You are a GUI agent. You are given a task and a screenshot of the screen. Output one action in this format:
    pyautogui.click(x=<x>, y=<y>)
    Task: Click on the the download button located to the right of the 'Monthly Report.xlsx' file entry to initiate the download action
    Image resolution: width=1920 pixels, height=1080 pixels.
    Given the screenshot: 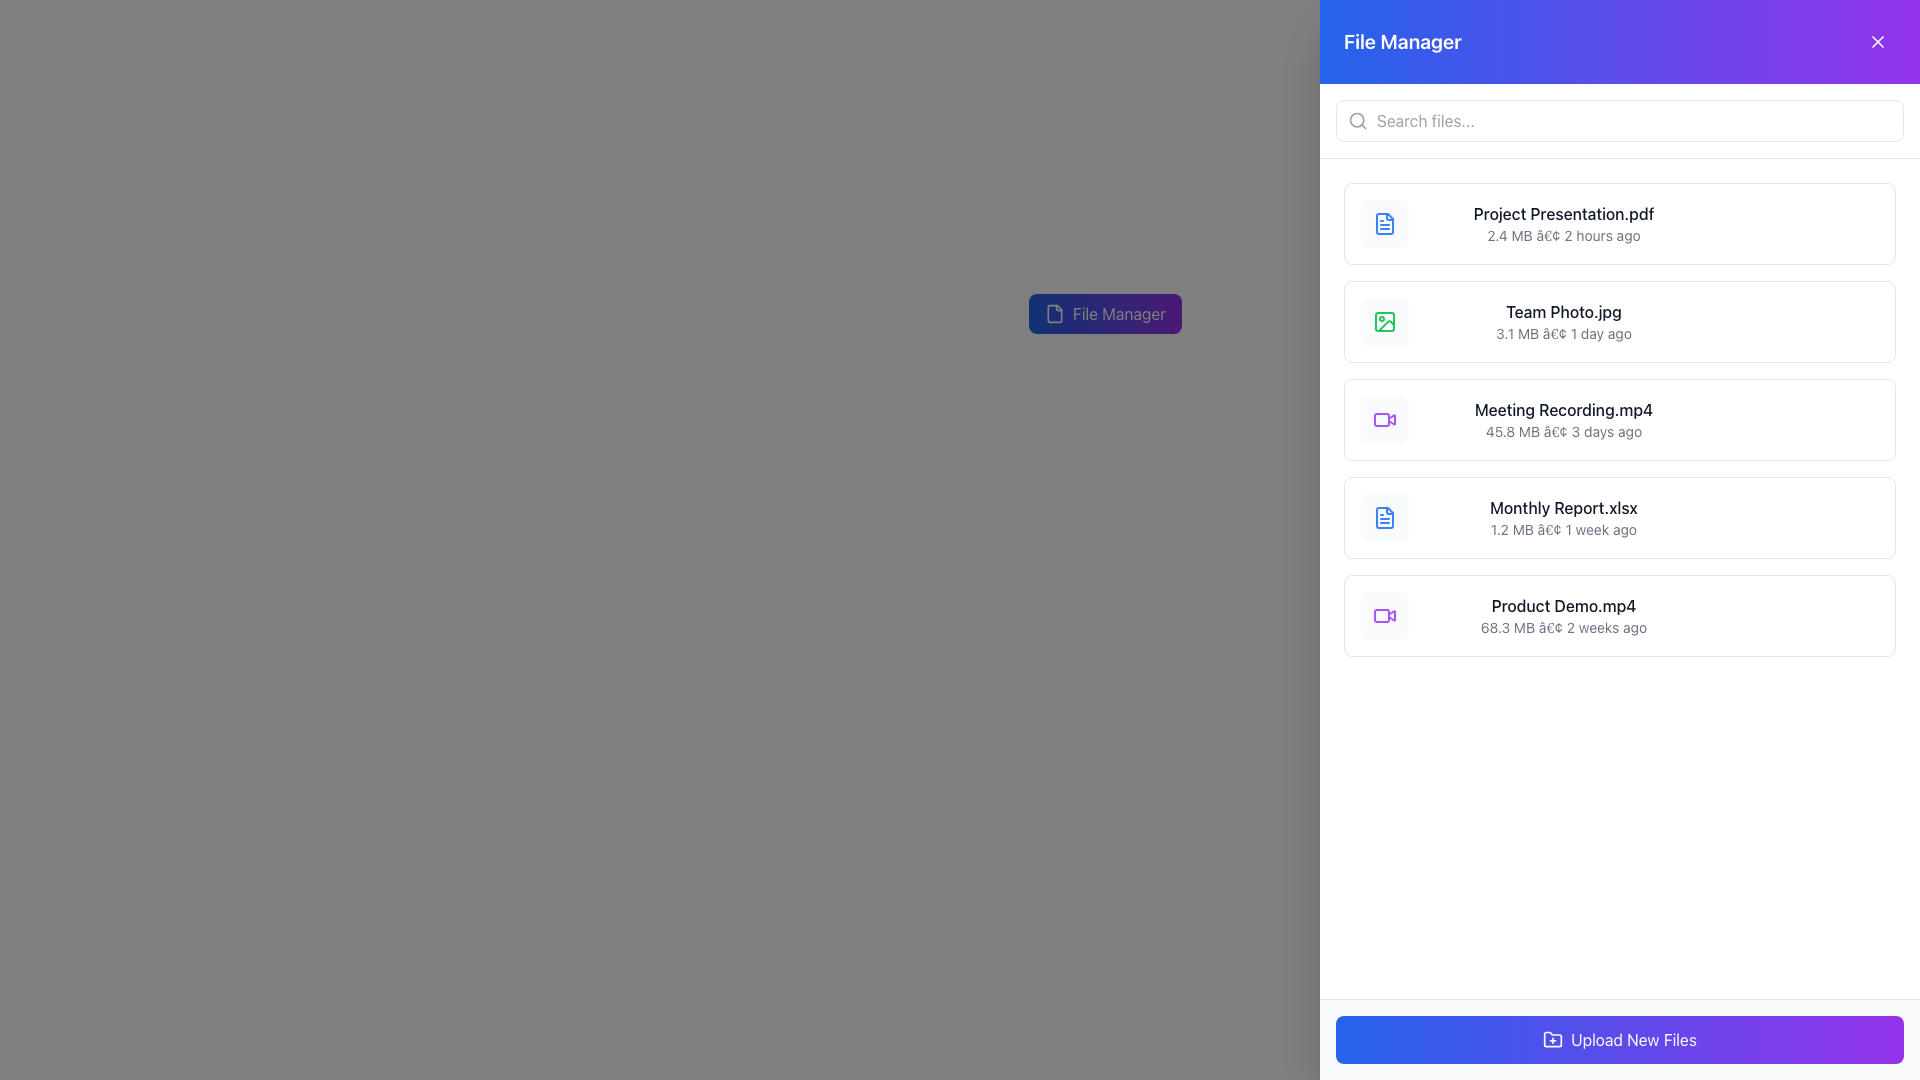 What is the action you would take?
    pyautogui.click(x=1777, y=516)
    